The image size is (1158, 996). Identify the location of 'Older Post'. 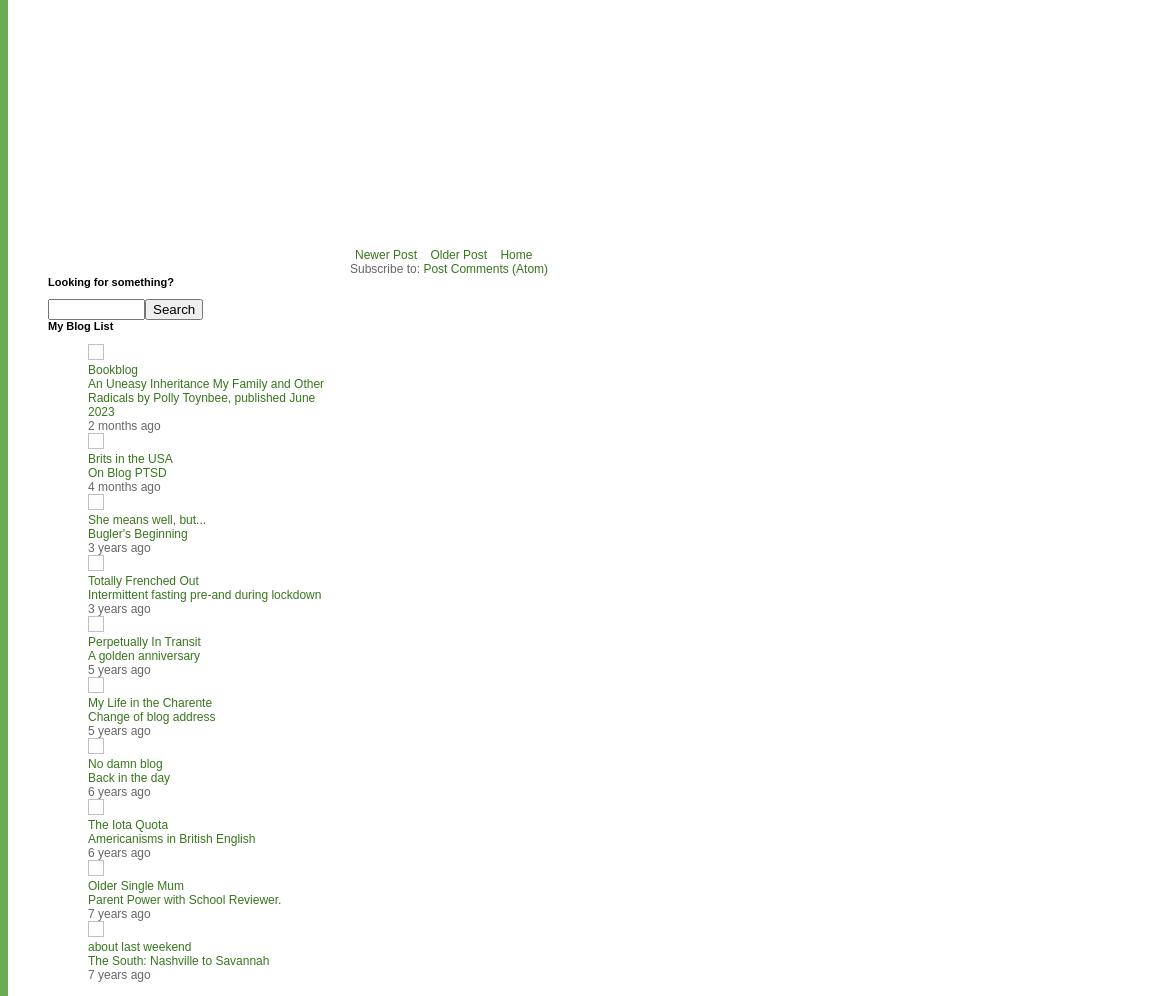
(429, 254).